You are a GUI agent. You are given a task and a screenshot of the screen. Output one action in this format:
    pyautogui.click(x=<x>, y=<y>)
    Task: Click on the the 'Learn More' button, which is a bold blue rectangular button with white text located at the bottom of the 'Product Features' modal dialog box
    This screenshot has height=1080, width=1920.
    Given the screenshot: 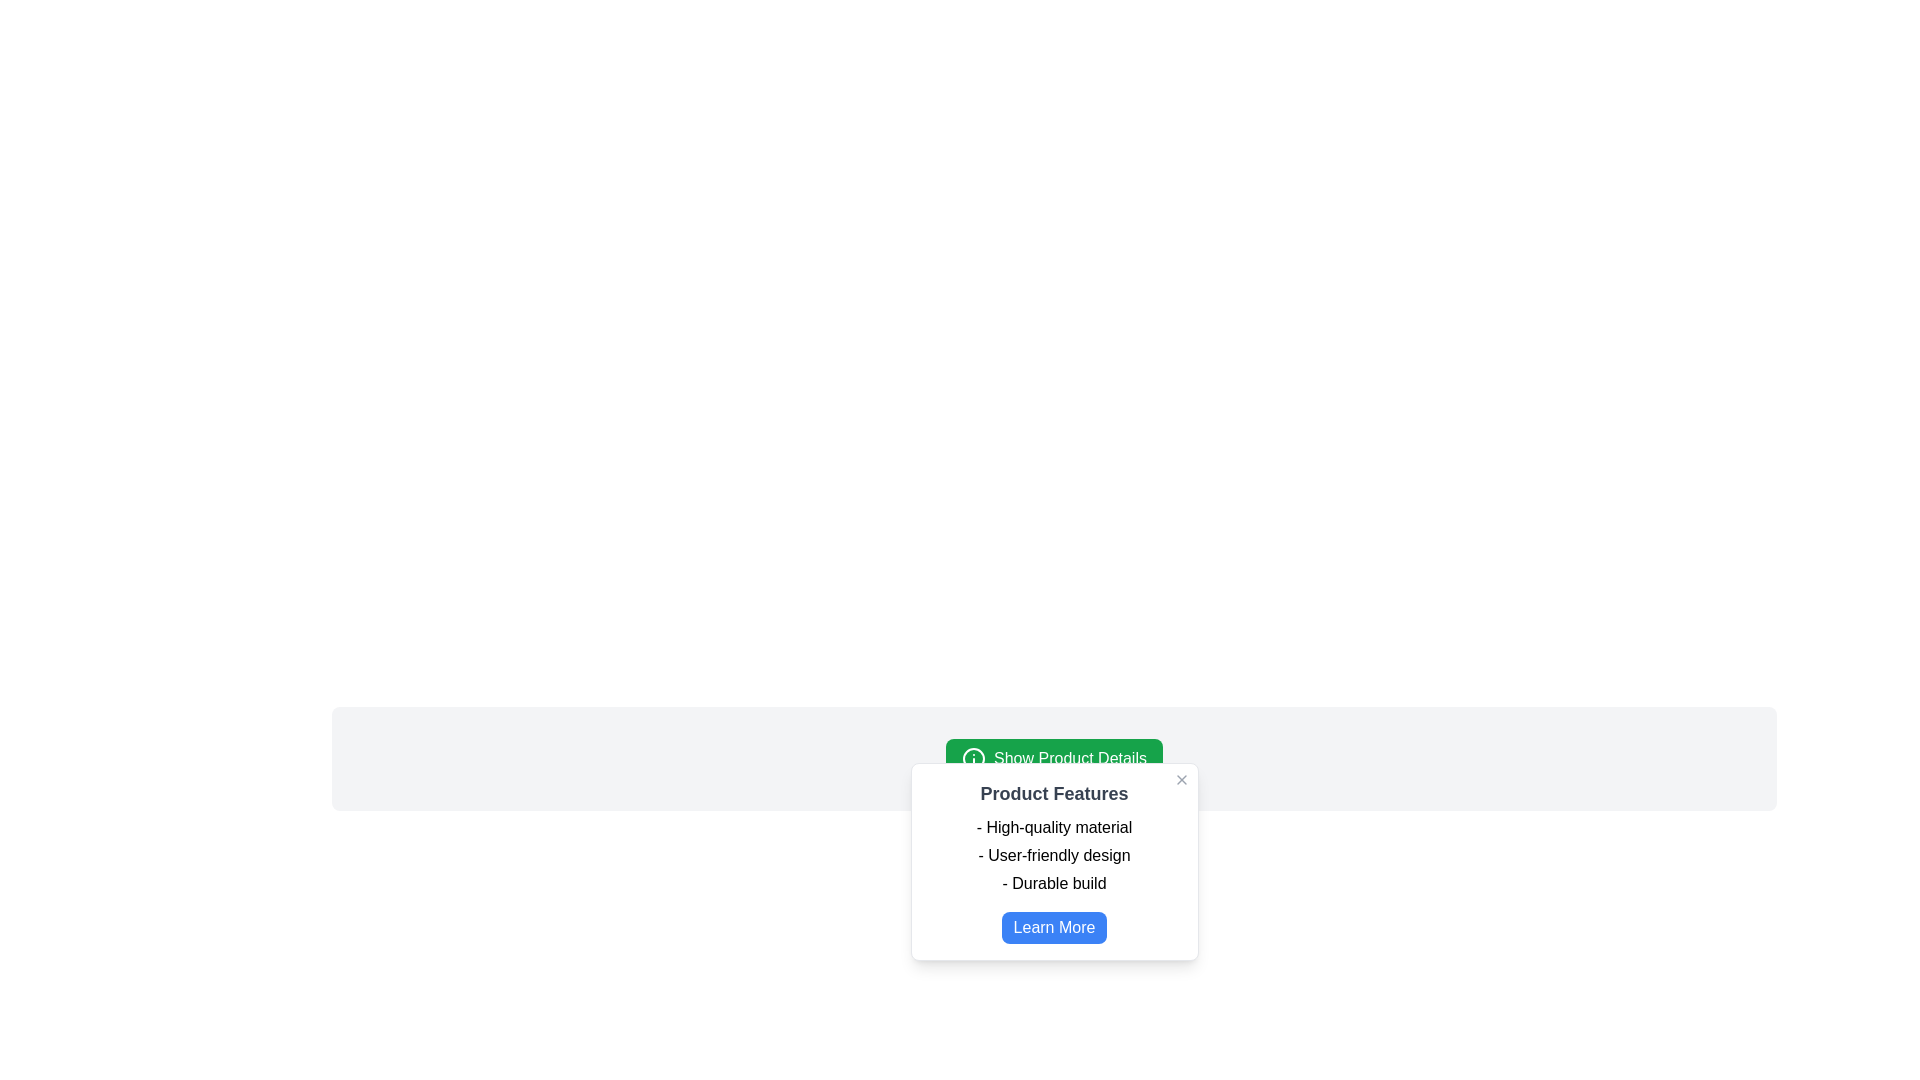 What is the action you would take?
    pyautogui.click(x=1053, y=928)
    